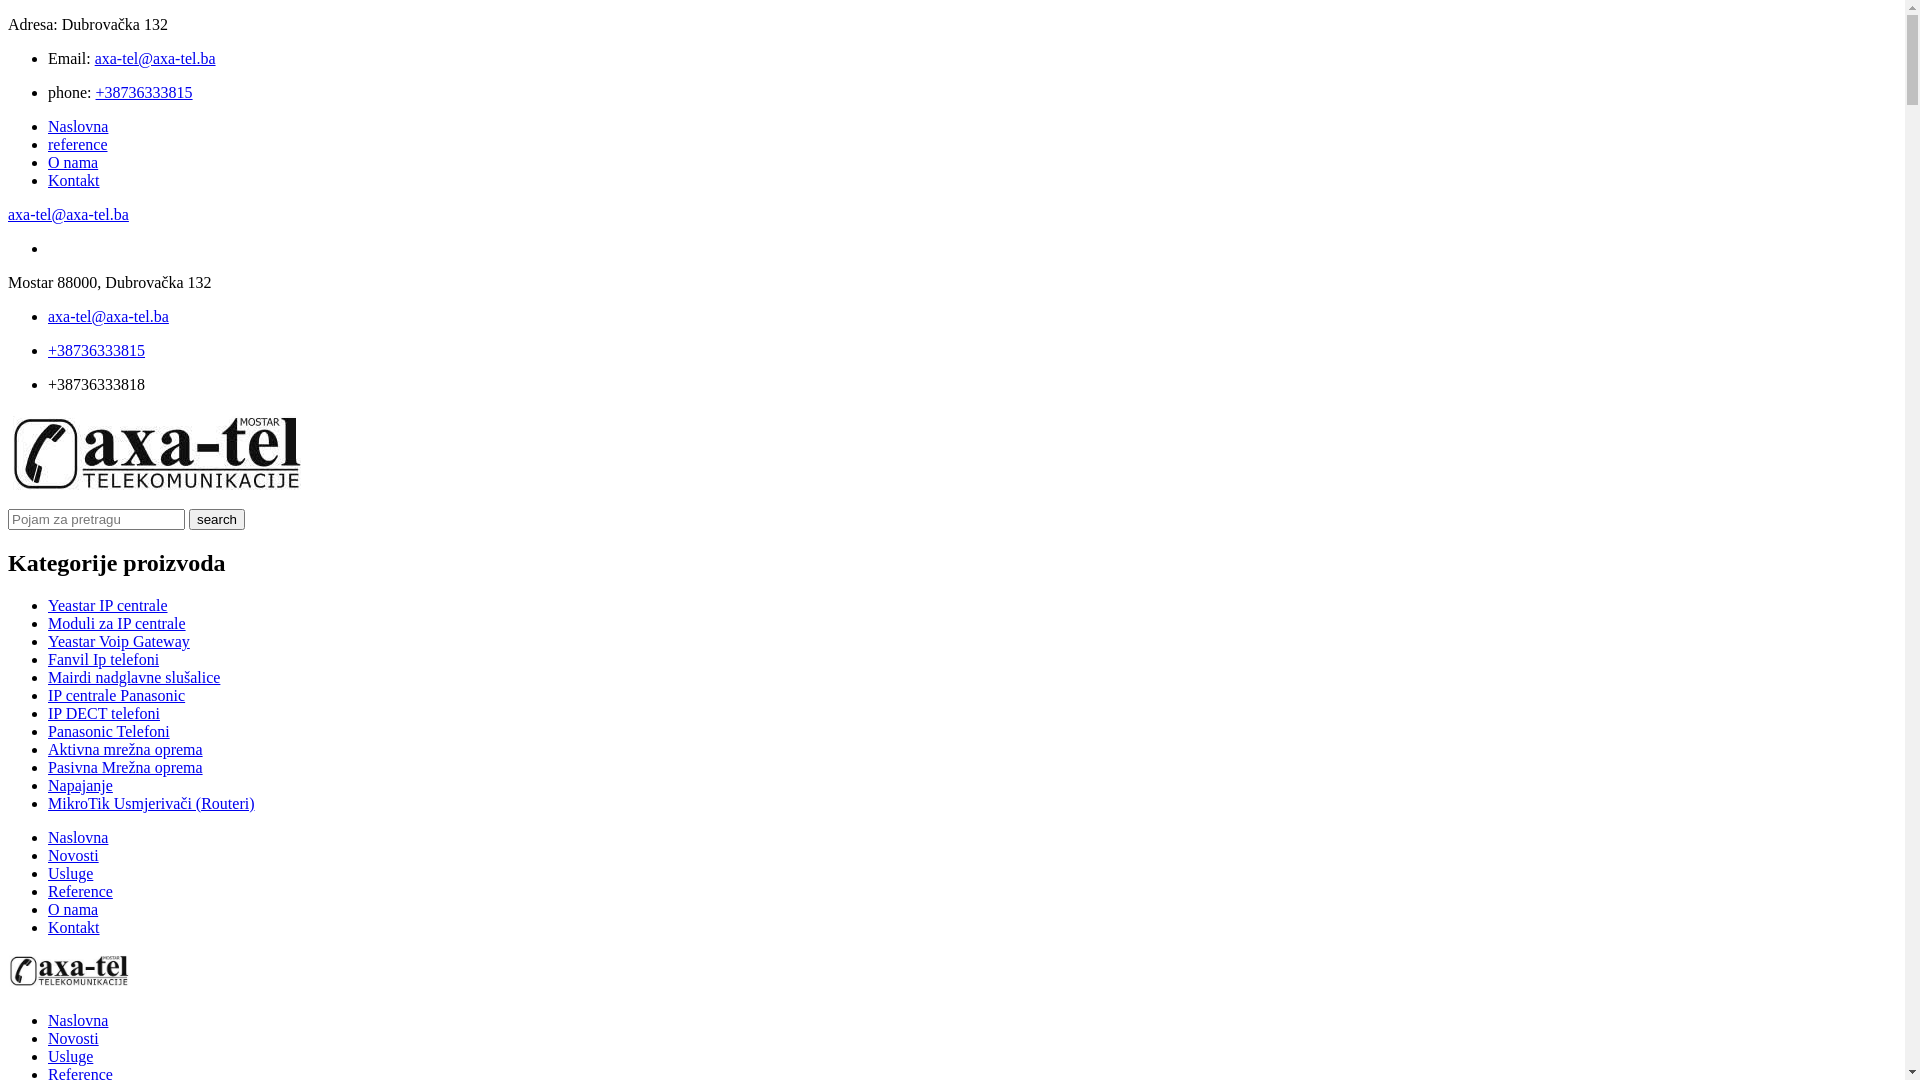 The width and height of the screenshot is (1920, 1080). Describe the element at coordinates (77, 143) in the screenshot. I see `'reference'` at that location.